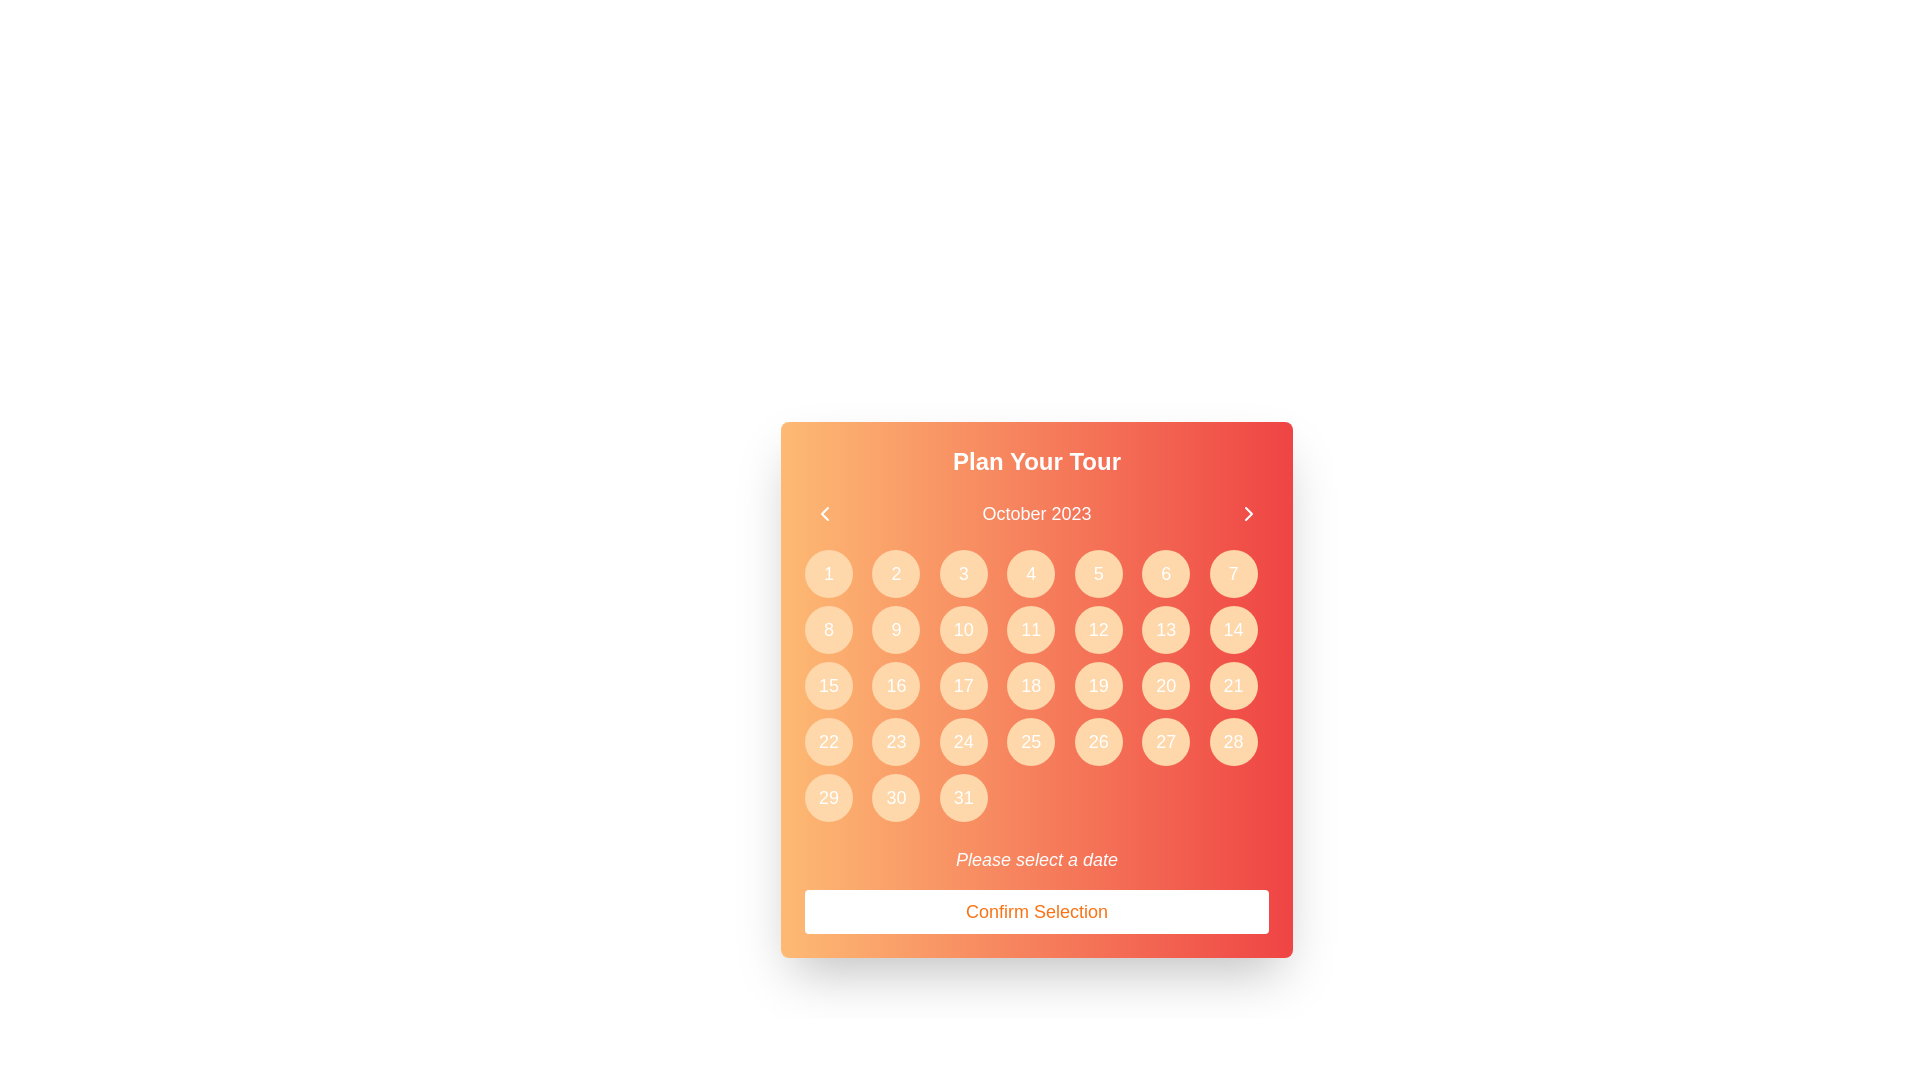  What do you see at coordinates (1166, 628) in the screenshot?
I see `the circular button with a light orange background and white text '13', located` at bounding box center [1166, 628].